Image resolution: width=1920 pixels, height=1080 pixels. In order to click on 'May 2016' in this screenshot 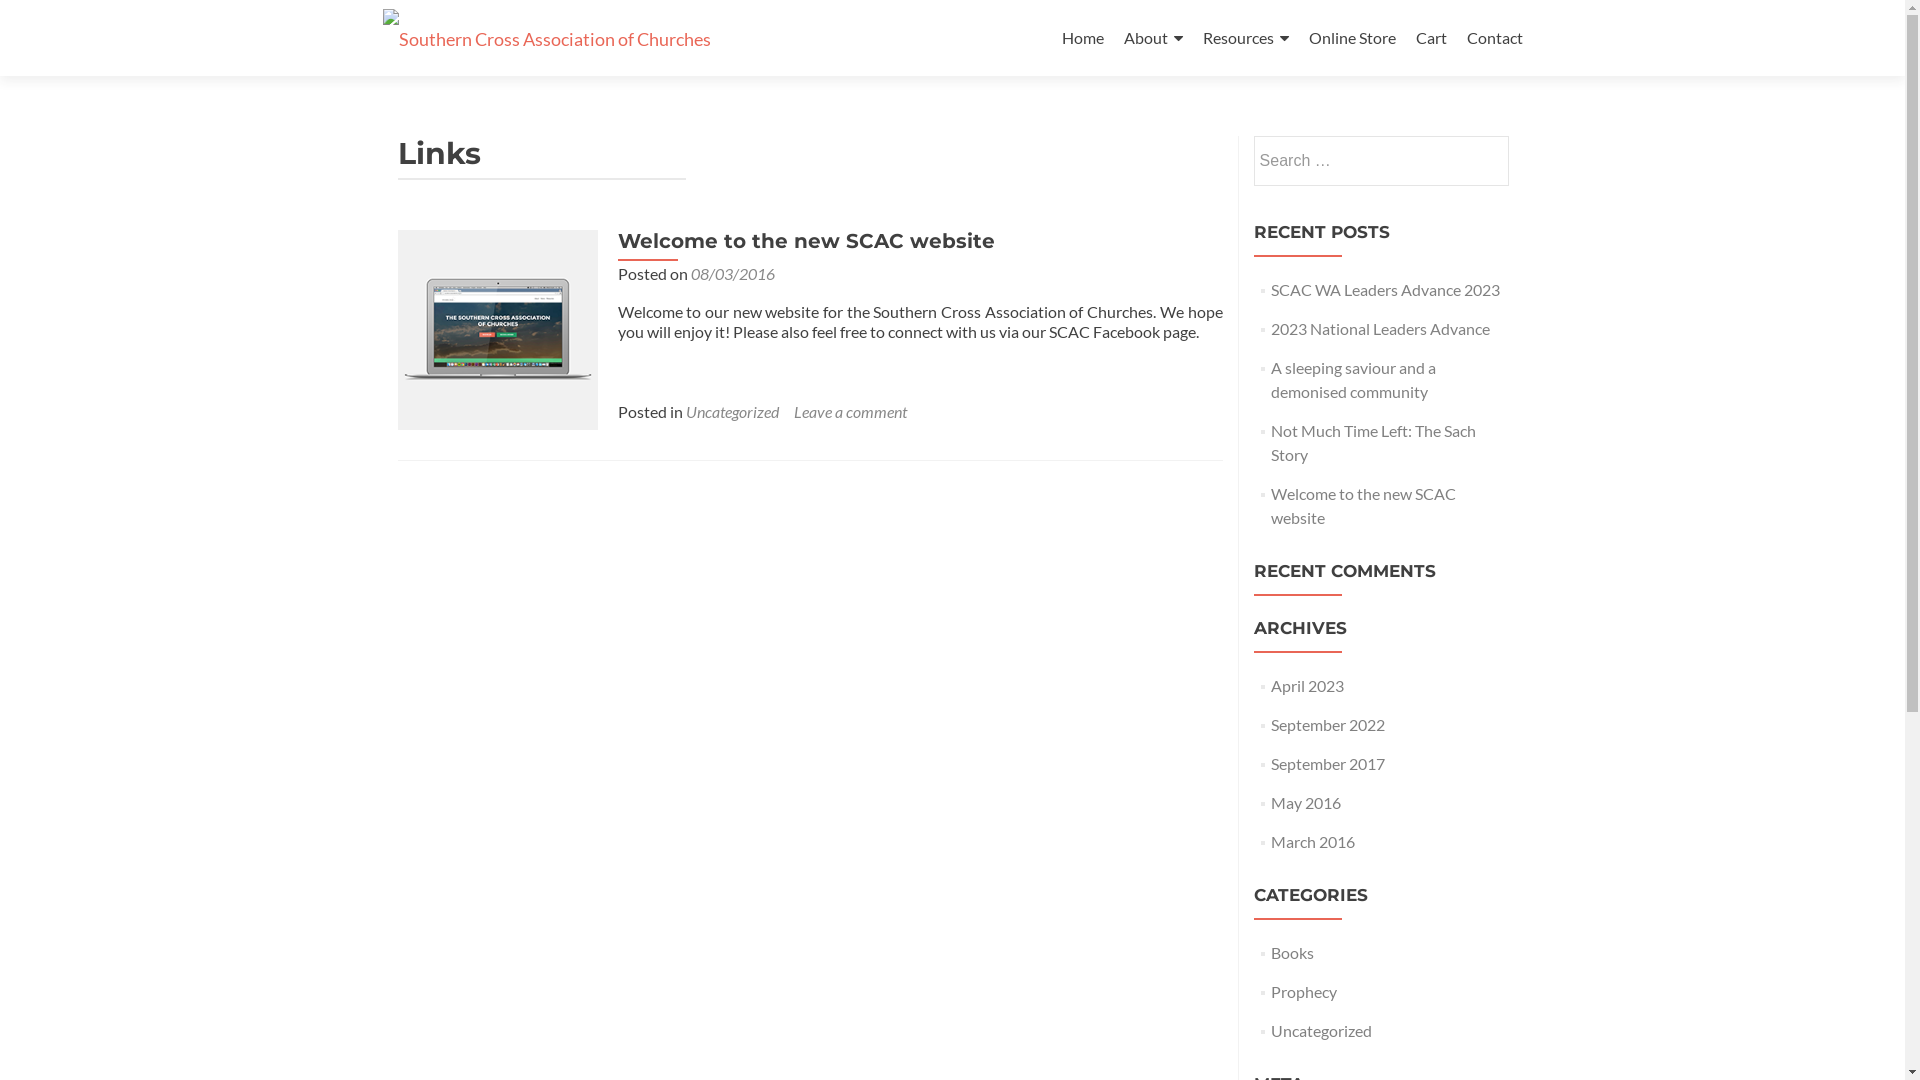, I will do `click(1305, 801)`.